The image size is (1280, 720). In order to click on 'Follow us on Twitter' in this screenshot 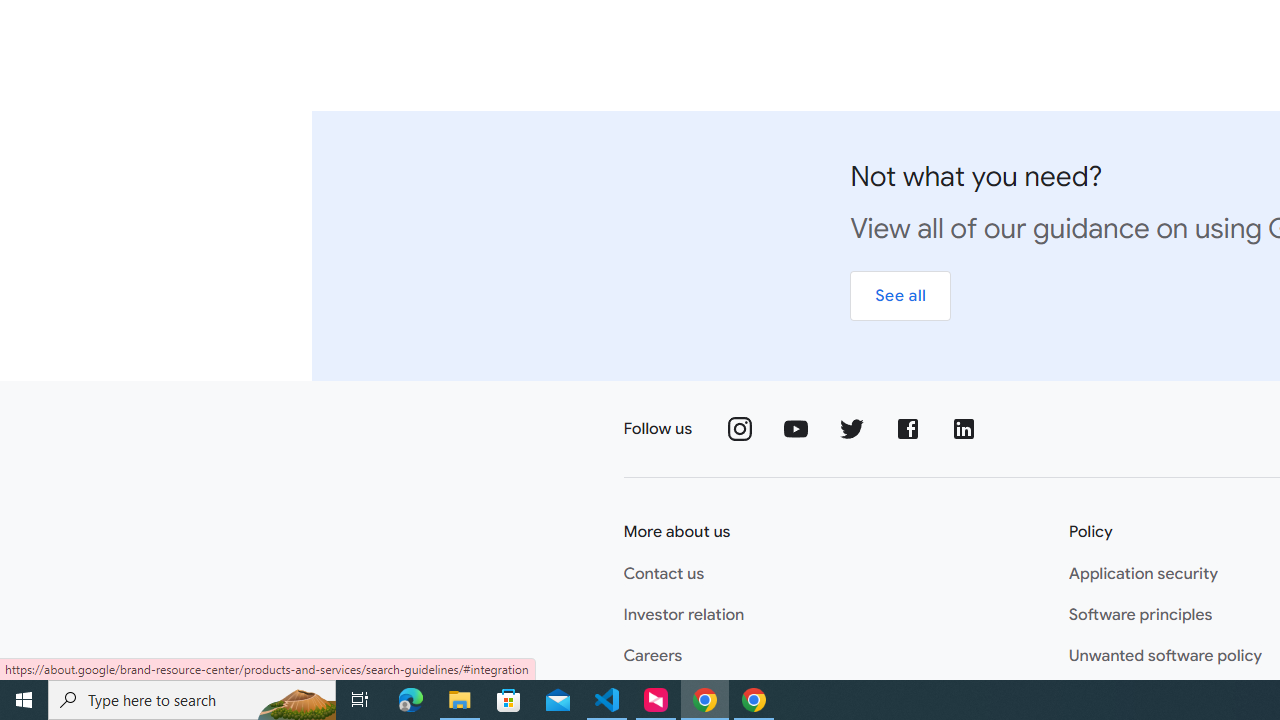, I will do `click(852, 428)`.